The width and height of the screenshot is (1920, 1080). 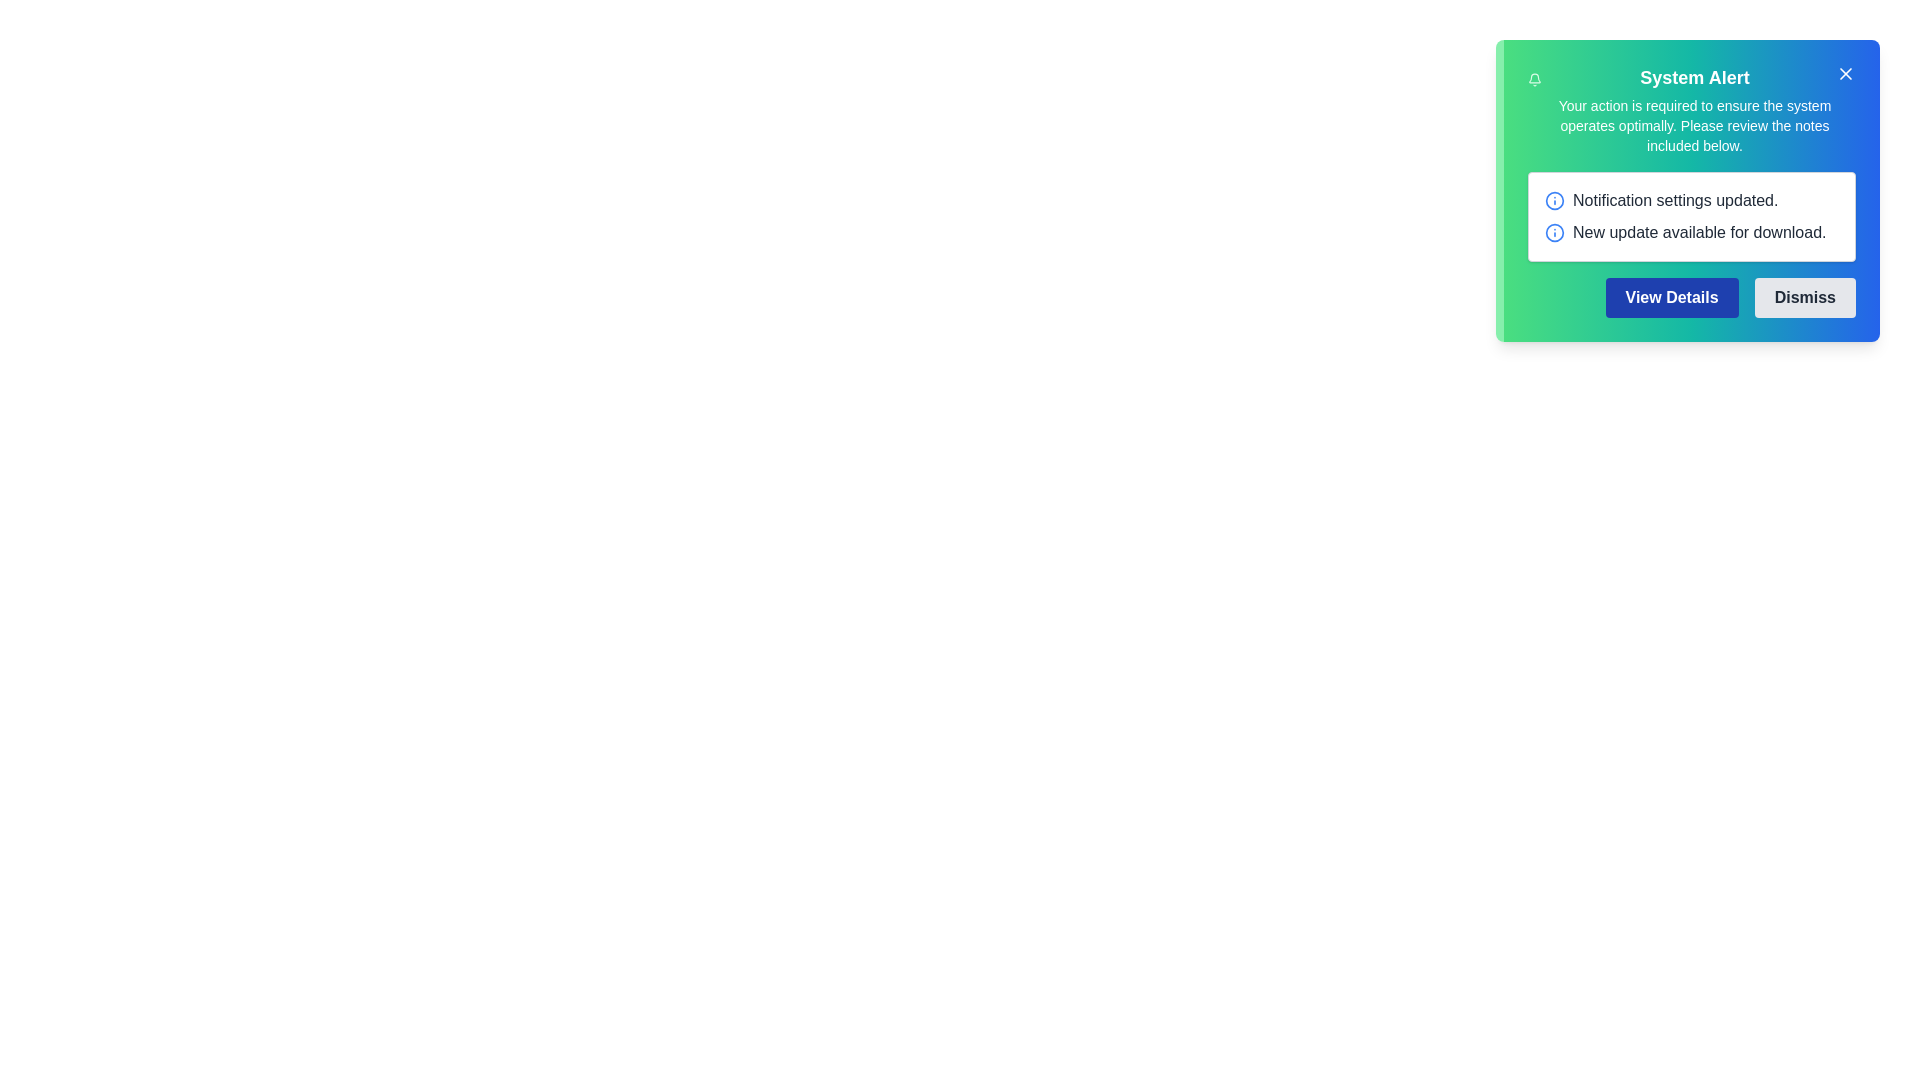 I want to click on the 'Dismiss' button to dismiss the alert, so click(x=1804, y=297).